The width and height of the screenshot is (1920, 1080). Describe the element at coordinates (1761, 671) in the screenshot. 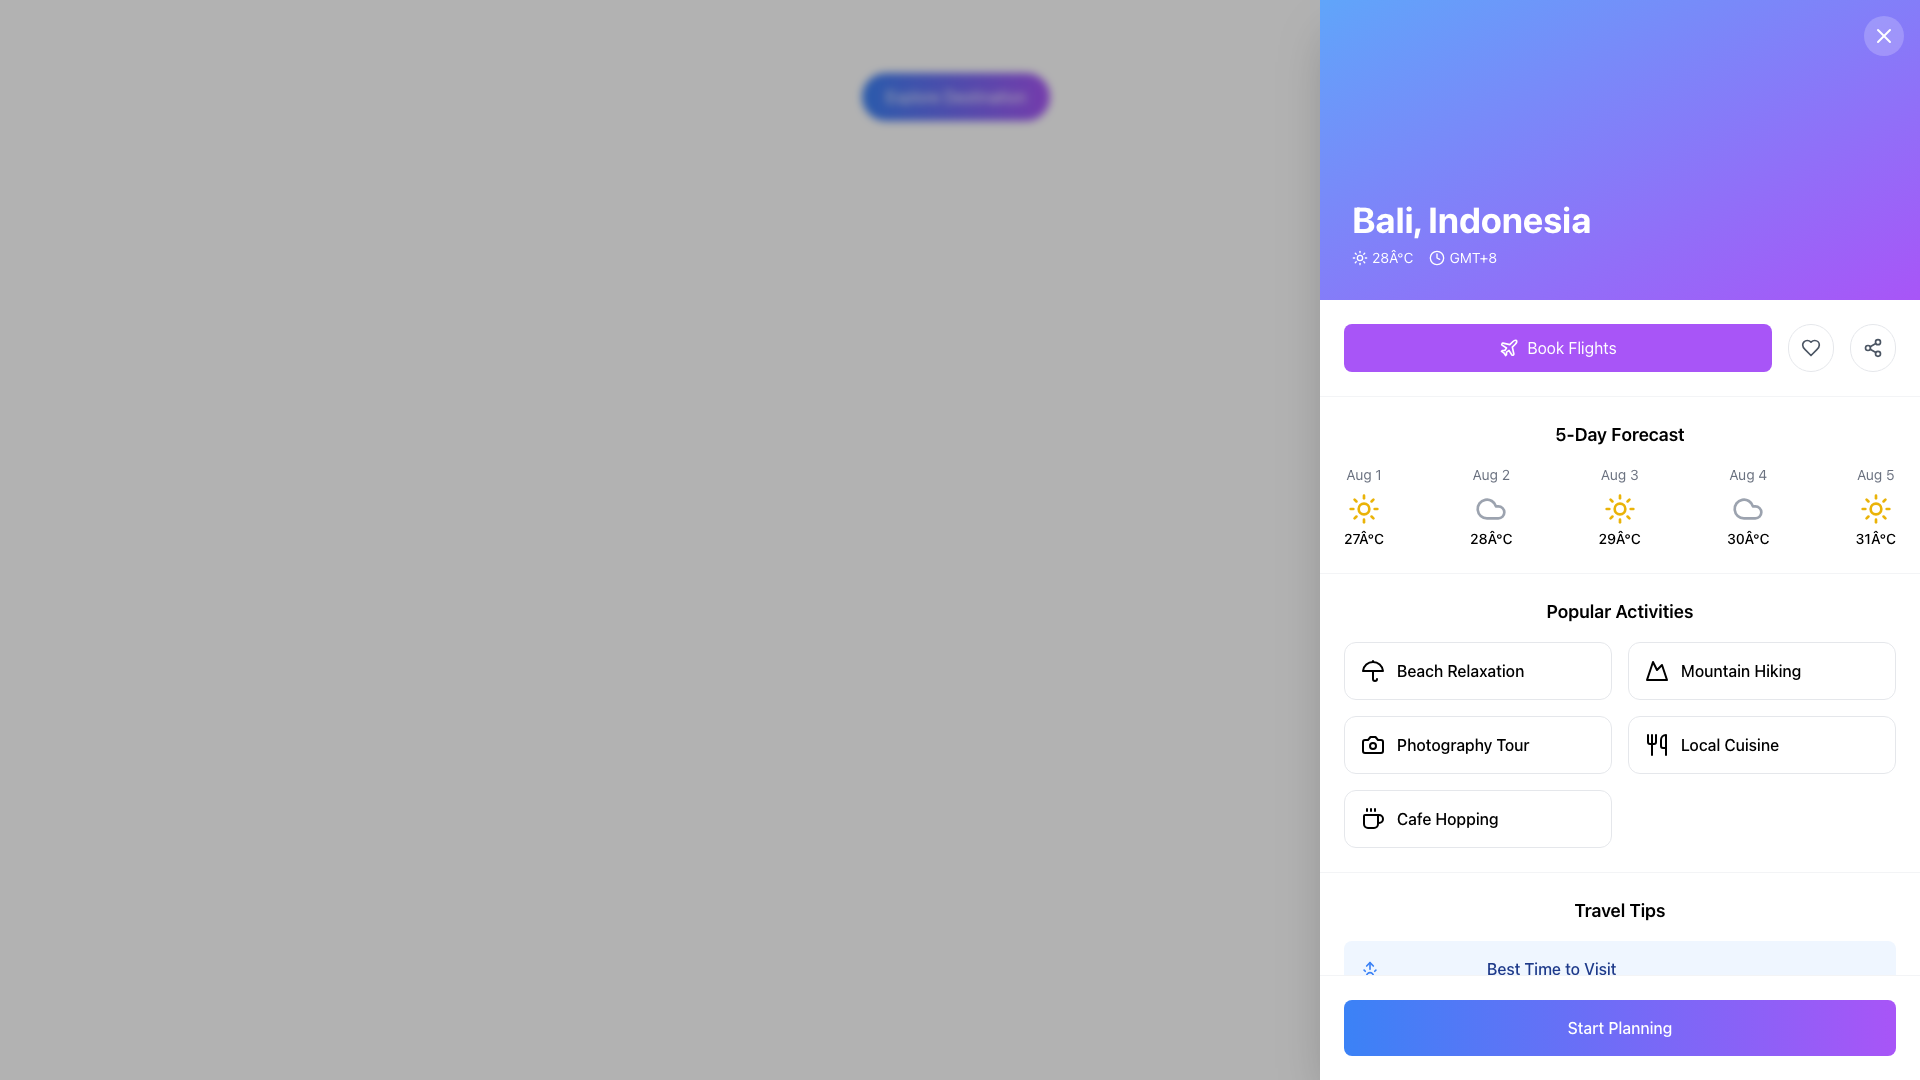

I see `the 'Mountain Hiking' button, which is the second item in the grid of 'Popular Activities'` at that location.